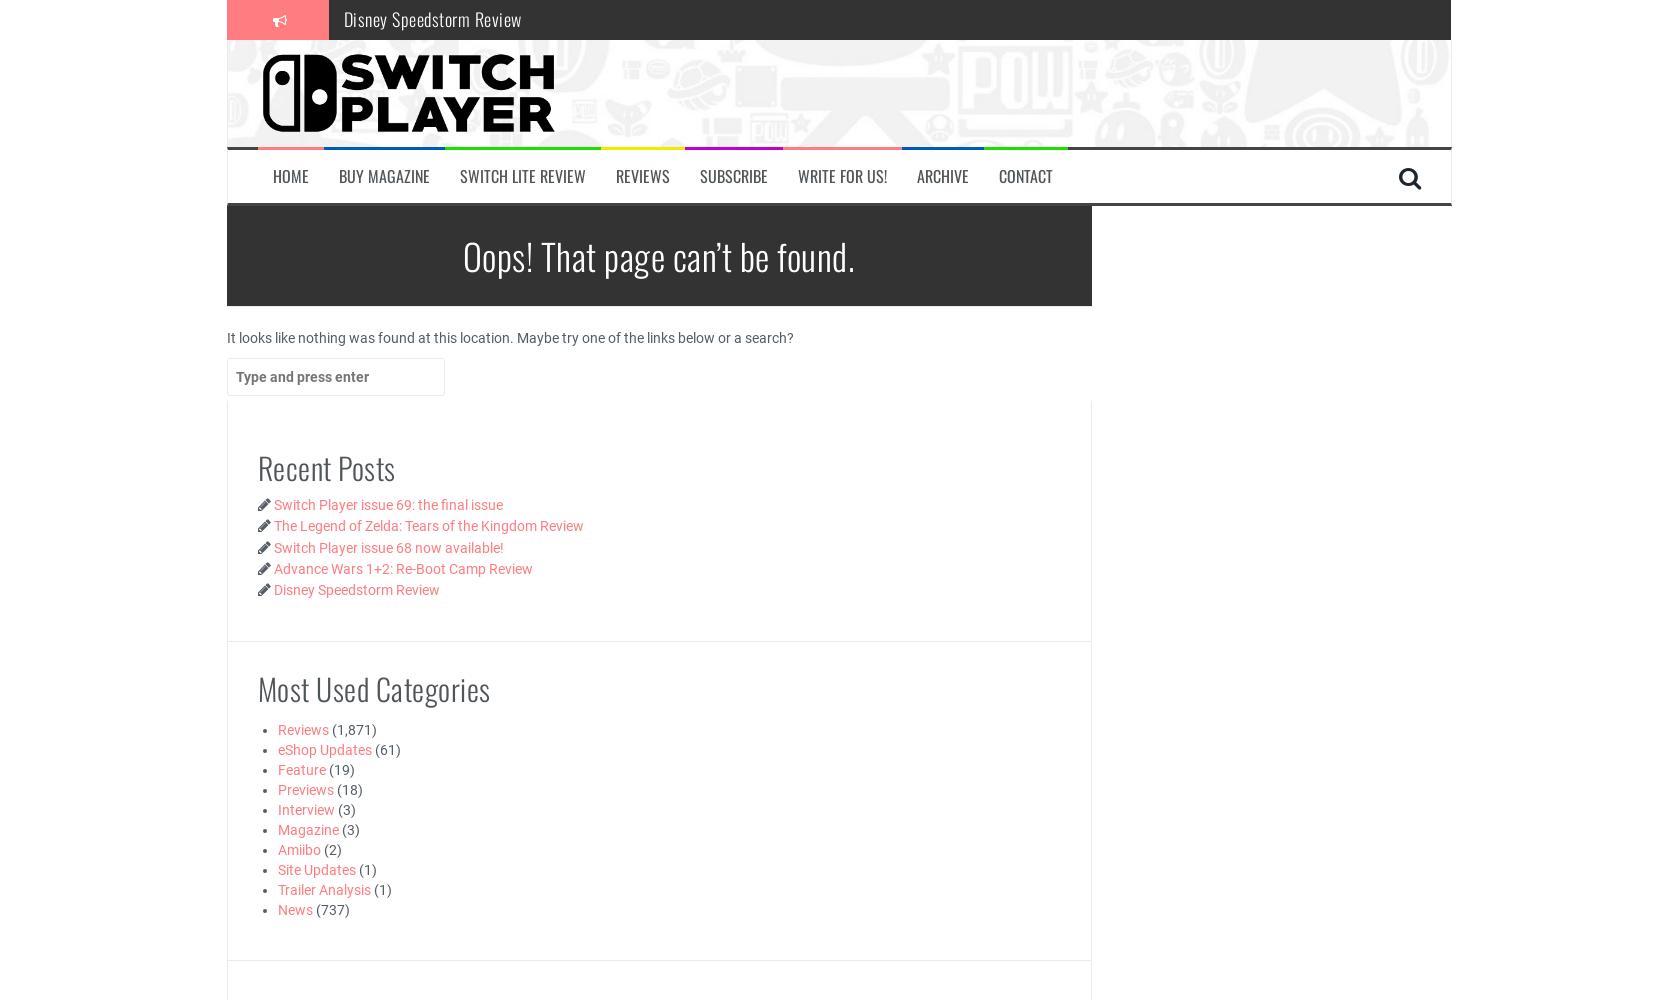 The width and height of the screenshot is (1678, 1000). What do you see at coordinates (325, 769) in the screenshot?
I see `'(19)'` at bounding box center [325, 769].